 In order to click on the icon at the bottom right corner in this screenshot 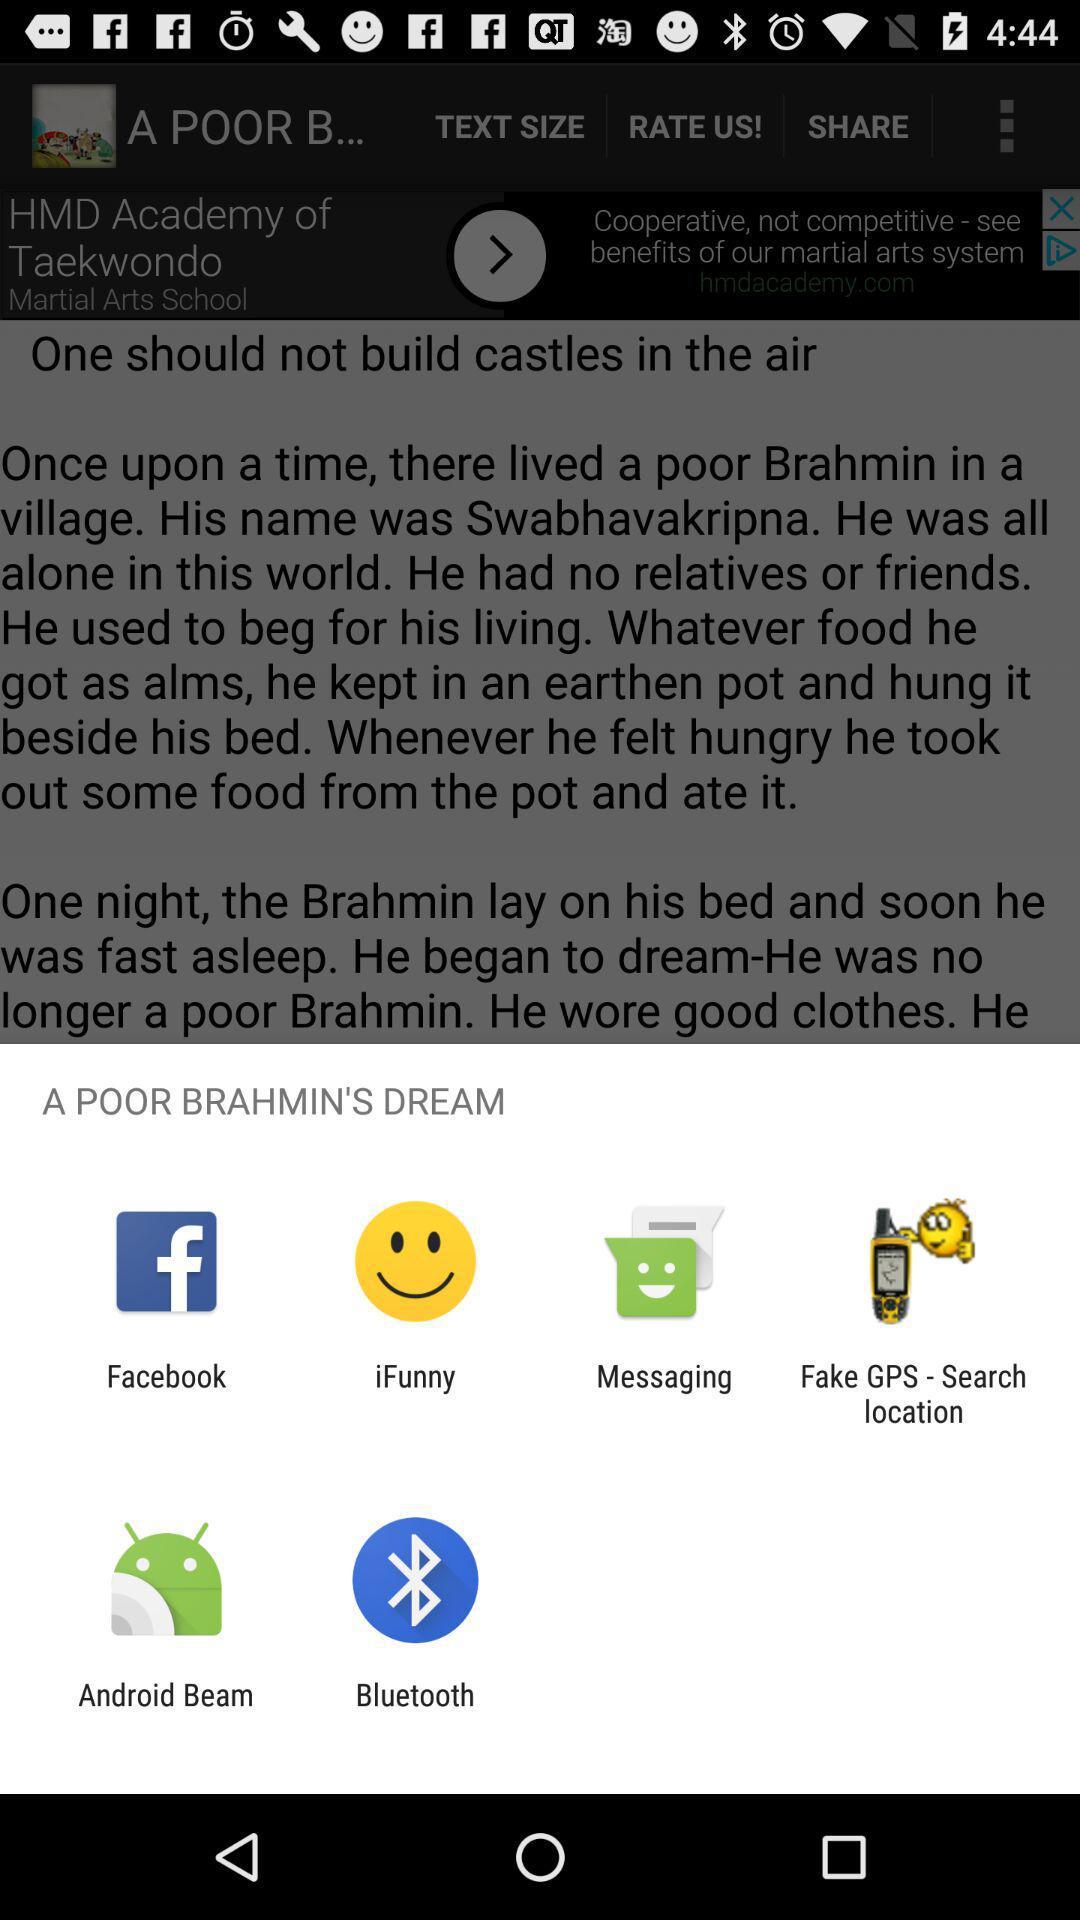, I will do `click(913, 1392)`.